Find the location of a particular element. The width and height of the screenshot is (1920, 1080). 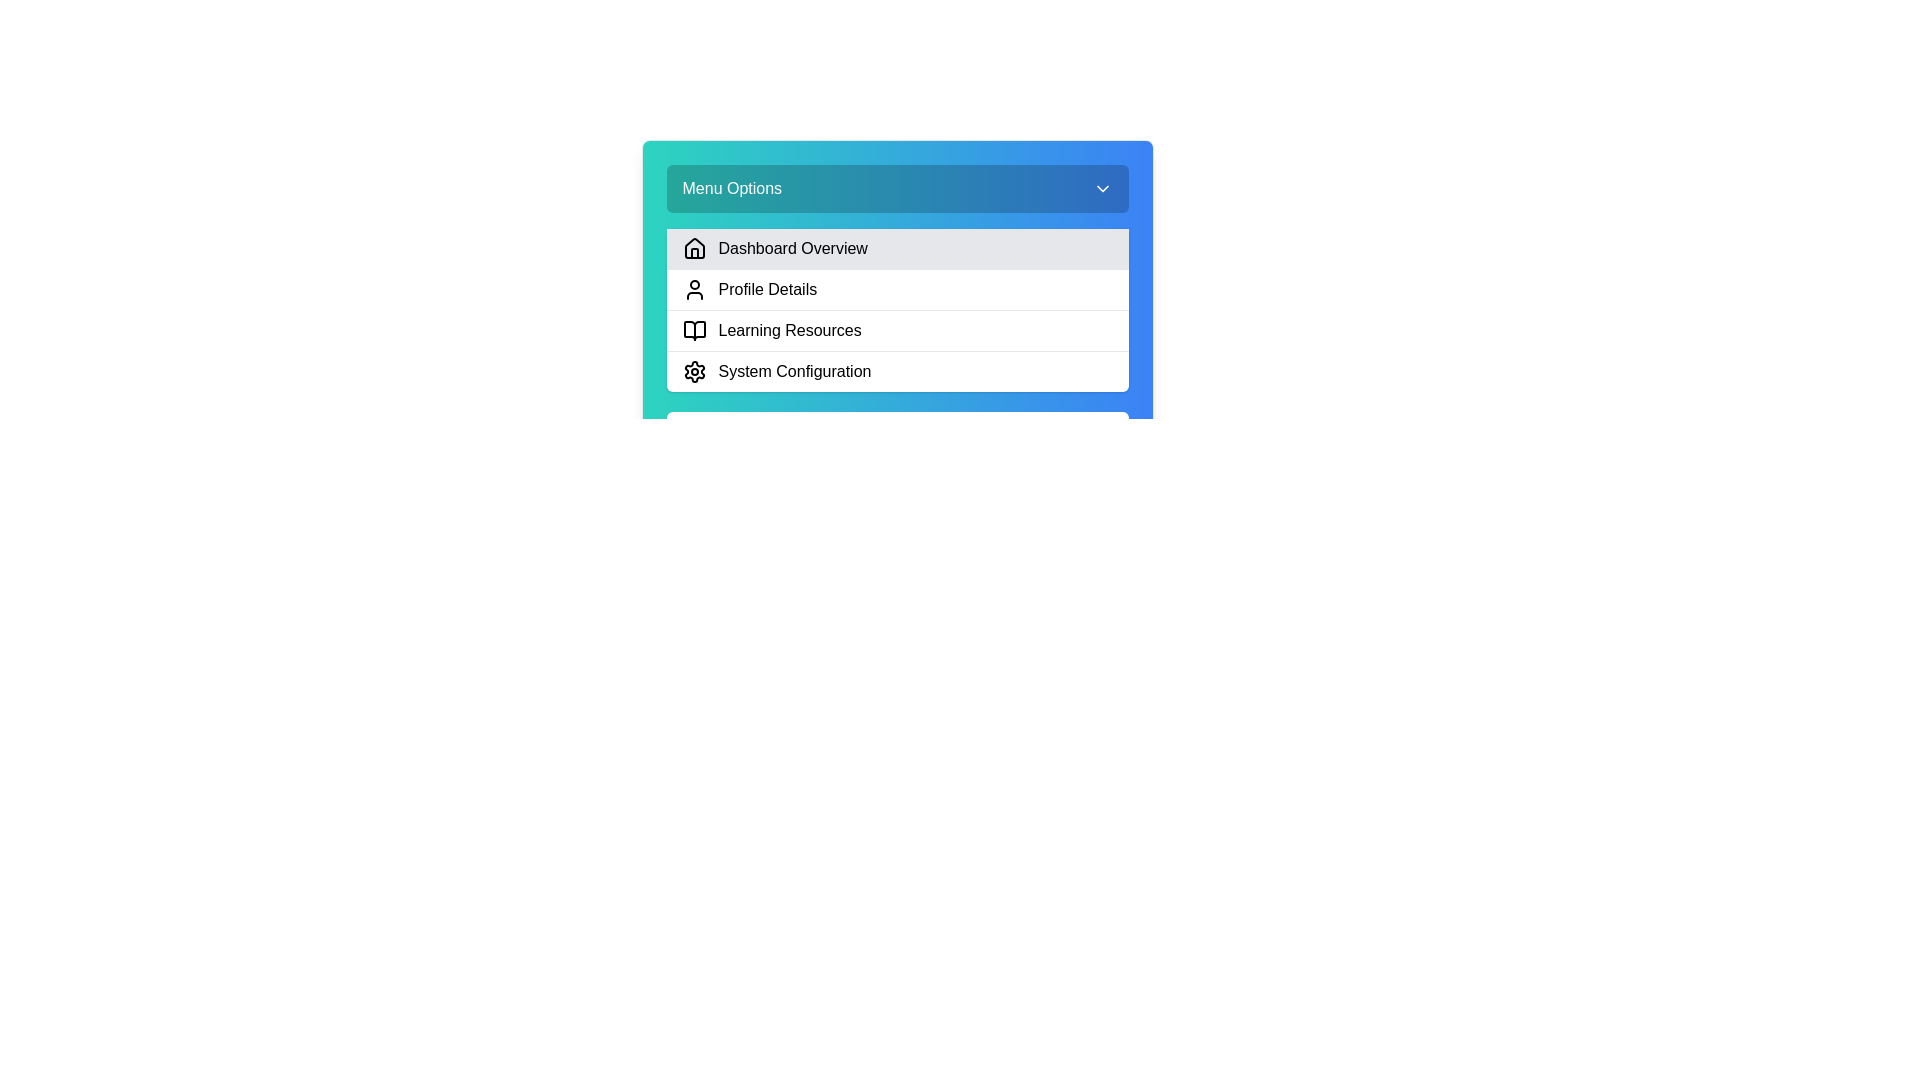

the SVG icon resembling an open book located to the left of the text 'Learning Resources' in the menu to interact with it is located at coordinates (694, 330).